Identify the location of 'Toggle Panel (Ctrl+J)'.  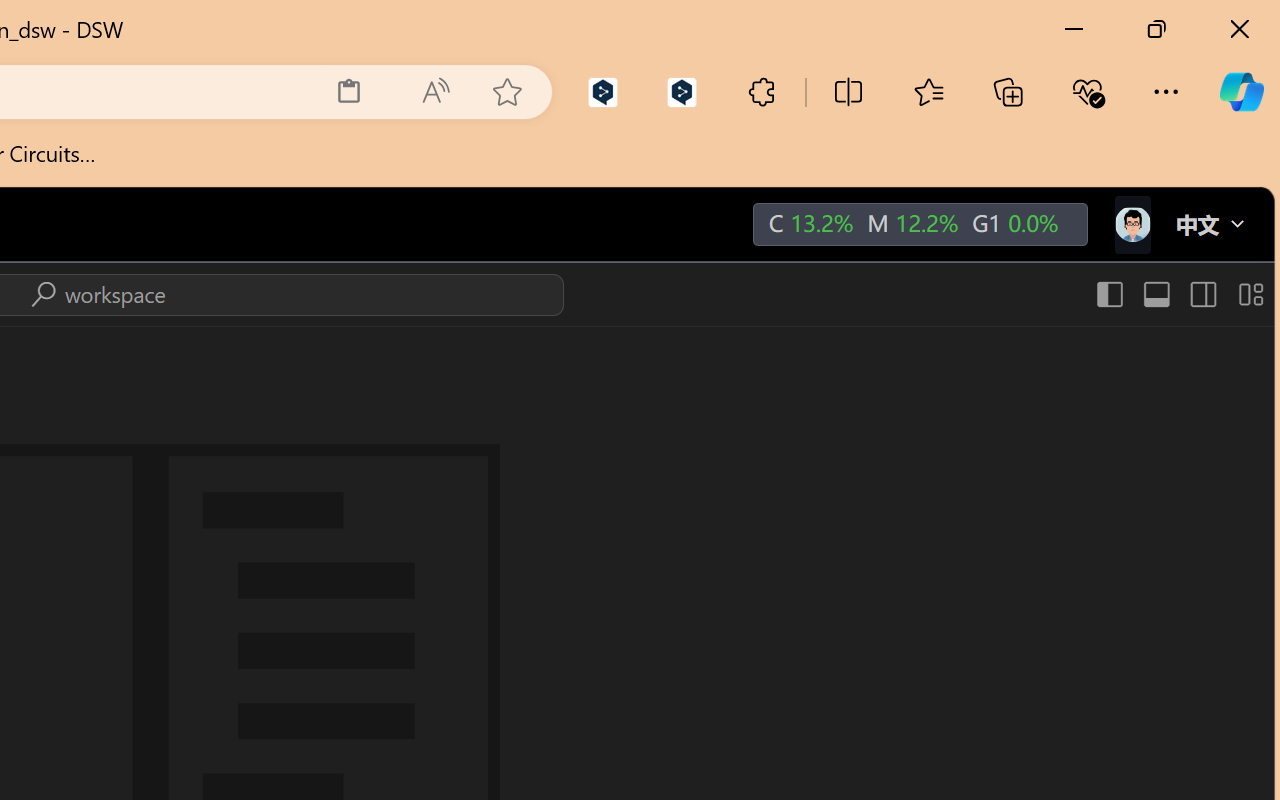
(1155, 294).